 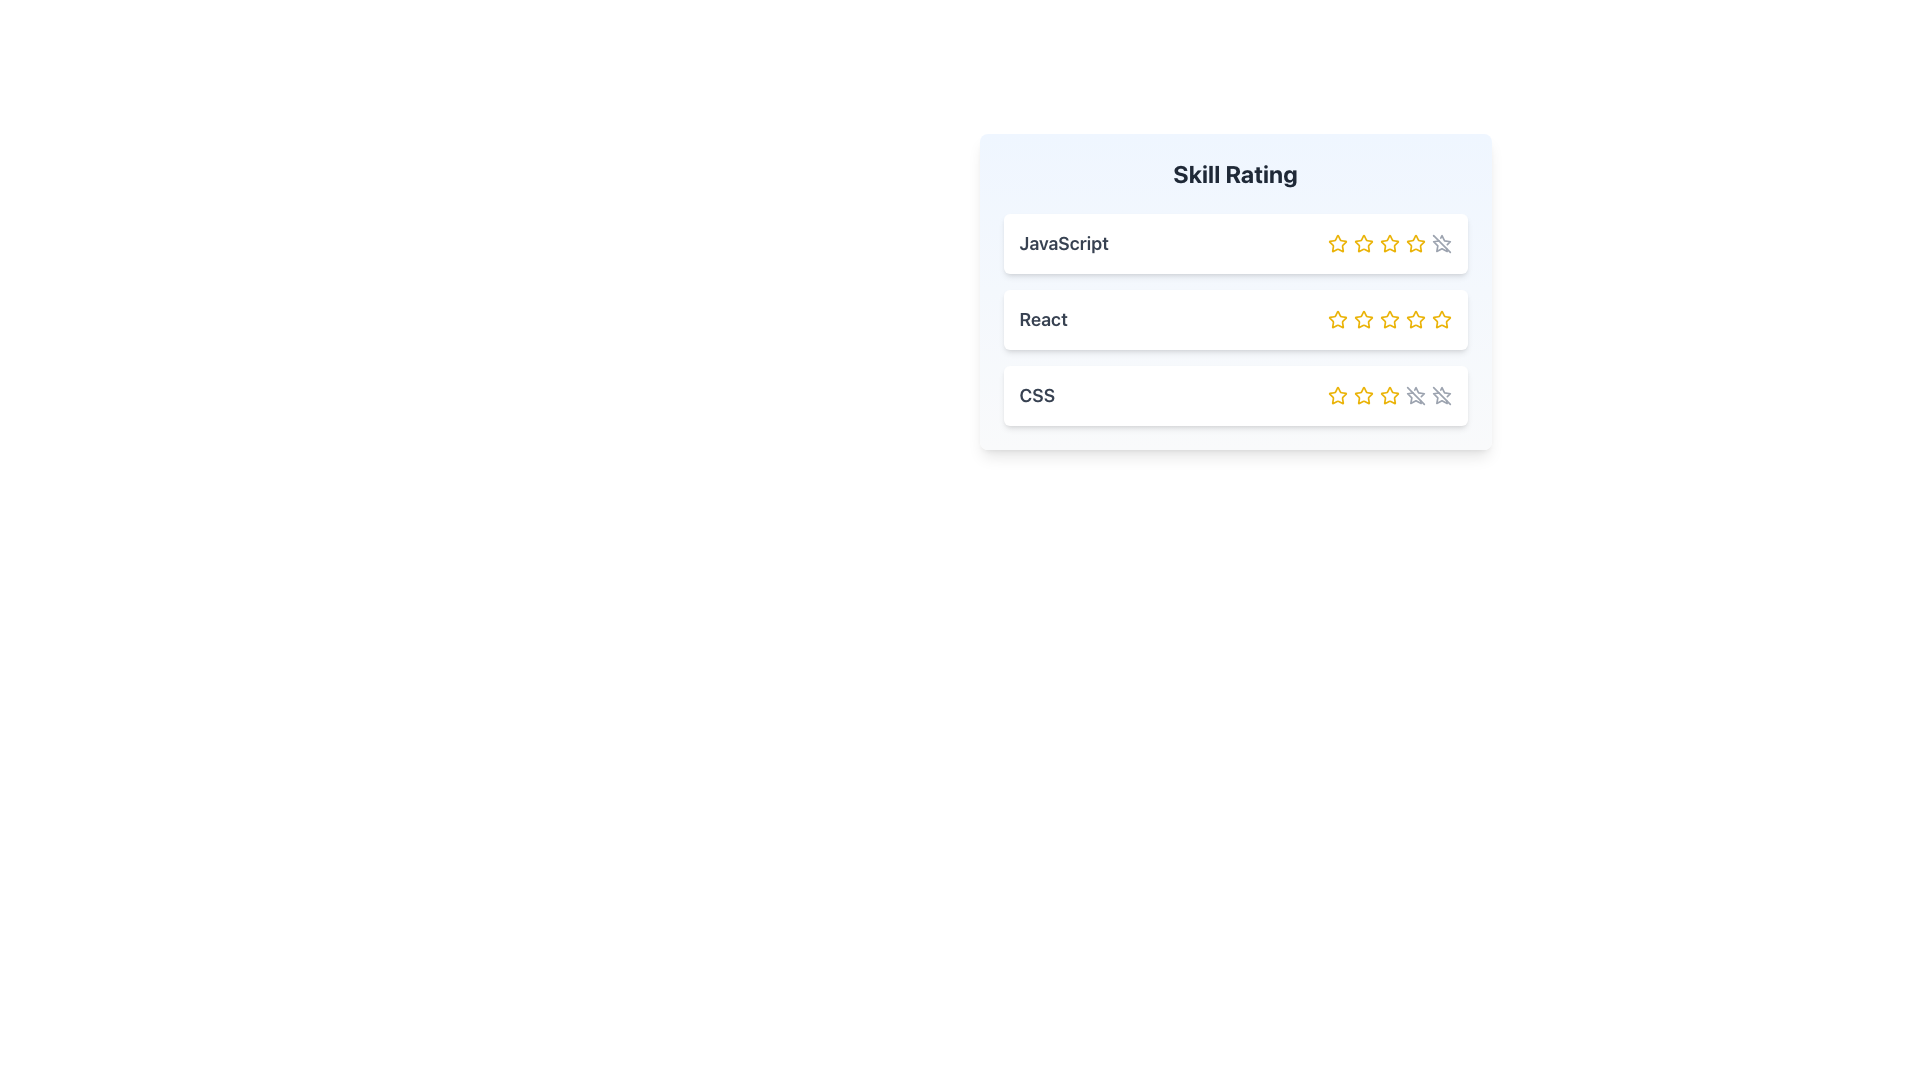 What do you see at coordinates (1337, 318) in the screenshot?
I see `the second yellow star in the middle row of the 'Skill Rating' section` at bounding box center [1337, 318].